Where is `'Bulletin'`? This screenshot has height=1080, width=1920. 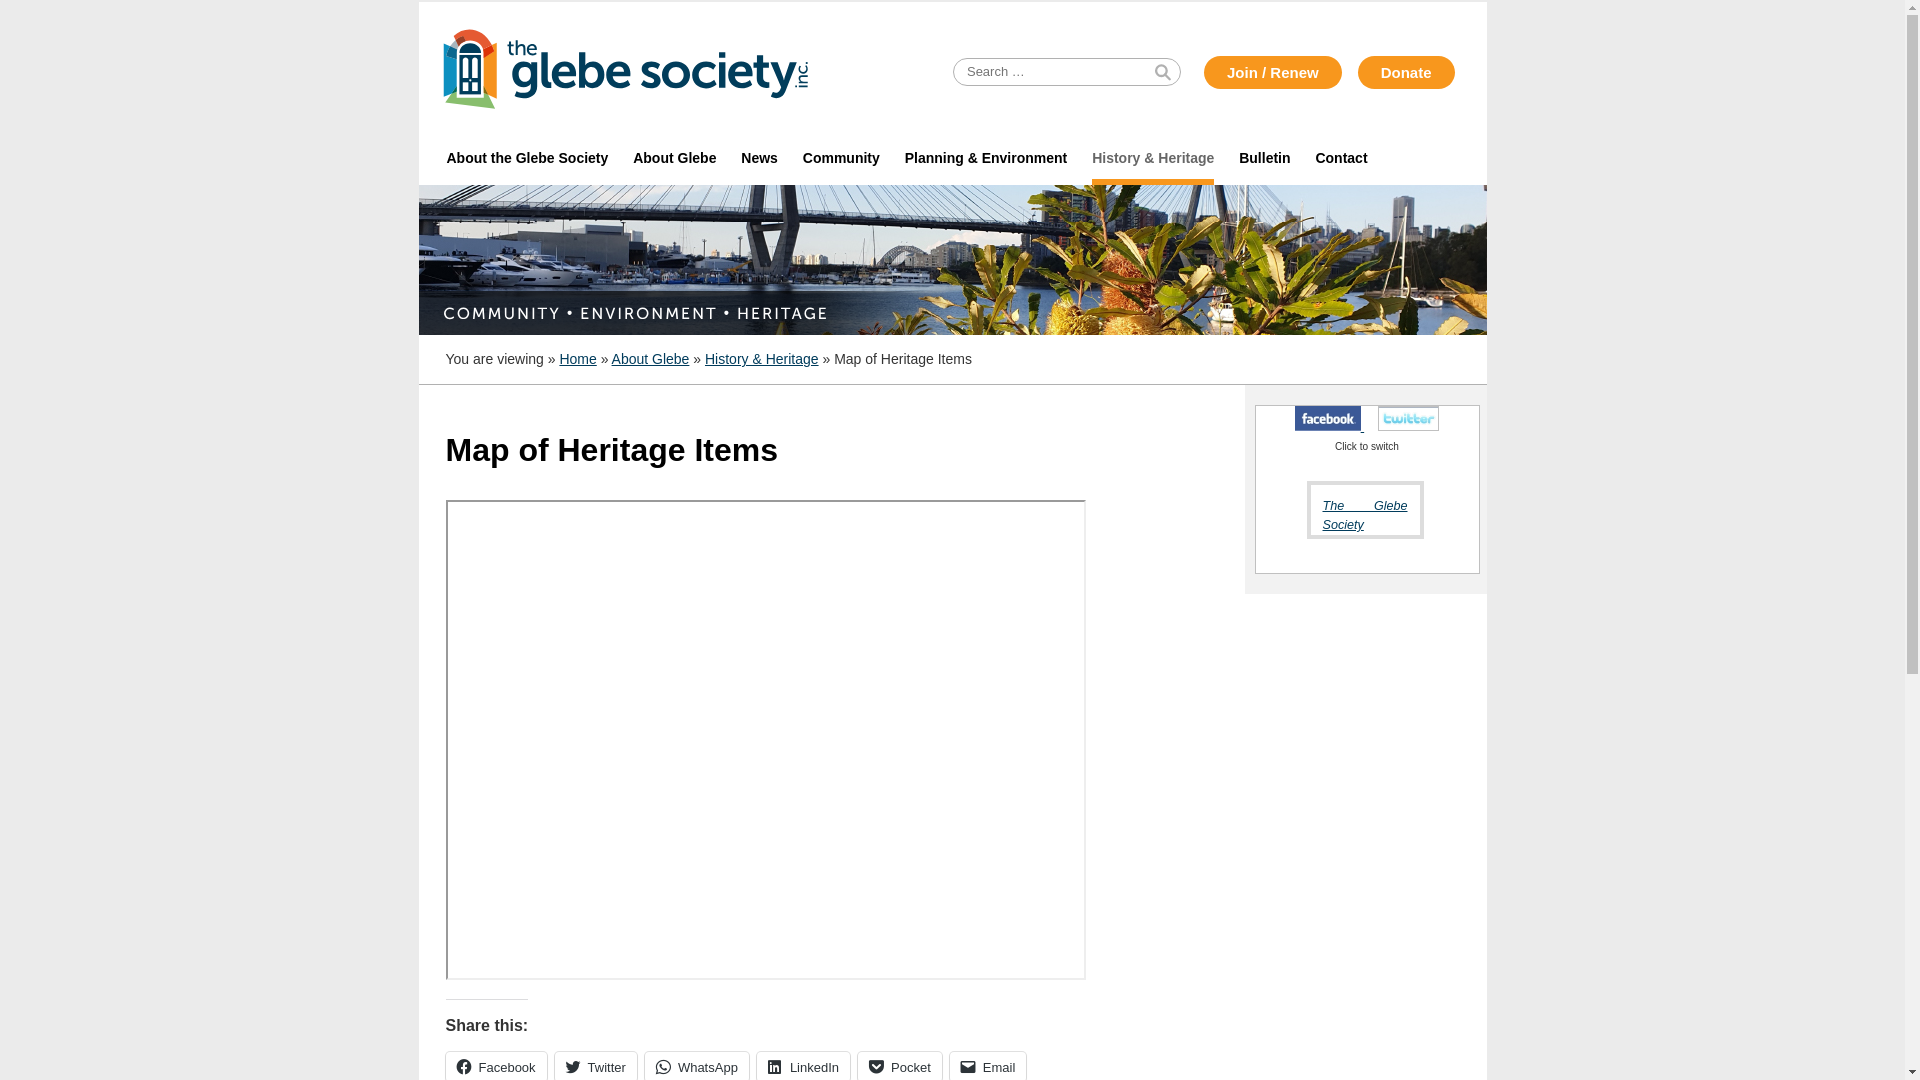 'Bulletin' is located at coordinates (1264, 157).